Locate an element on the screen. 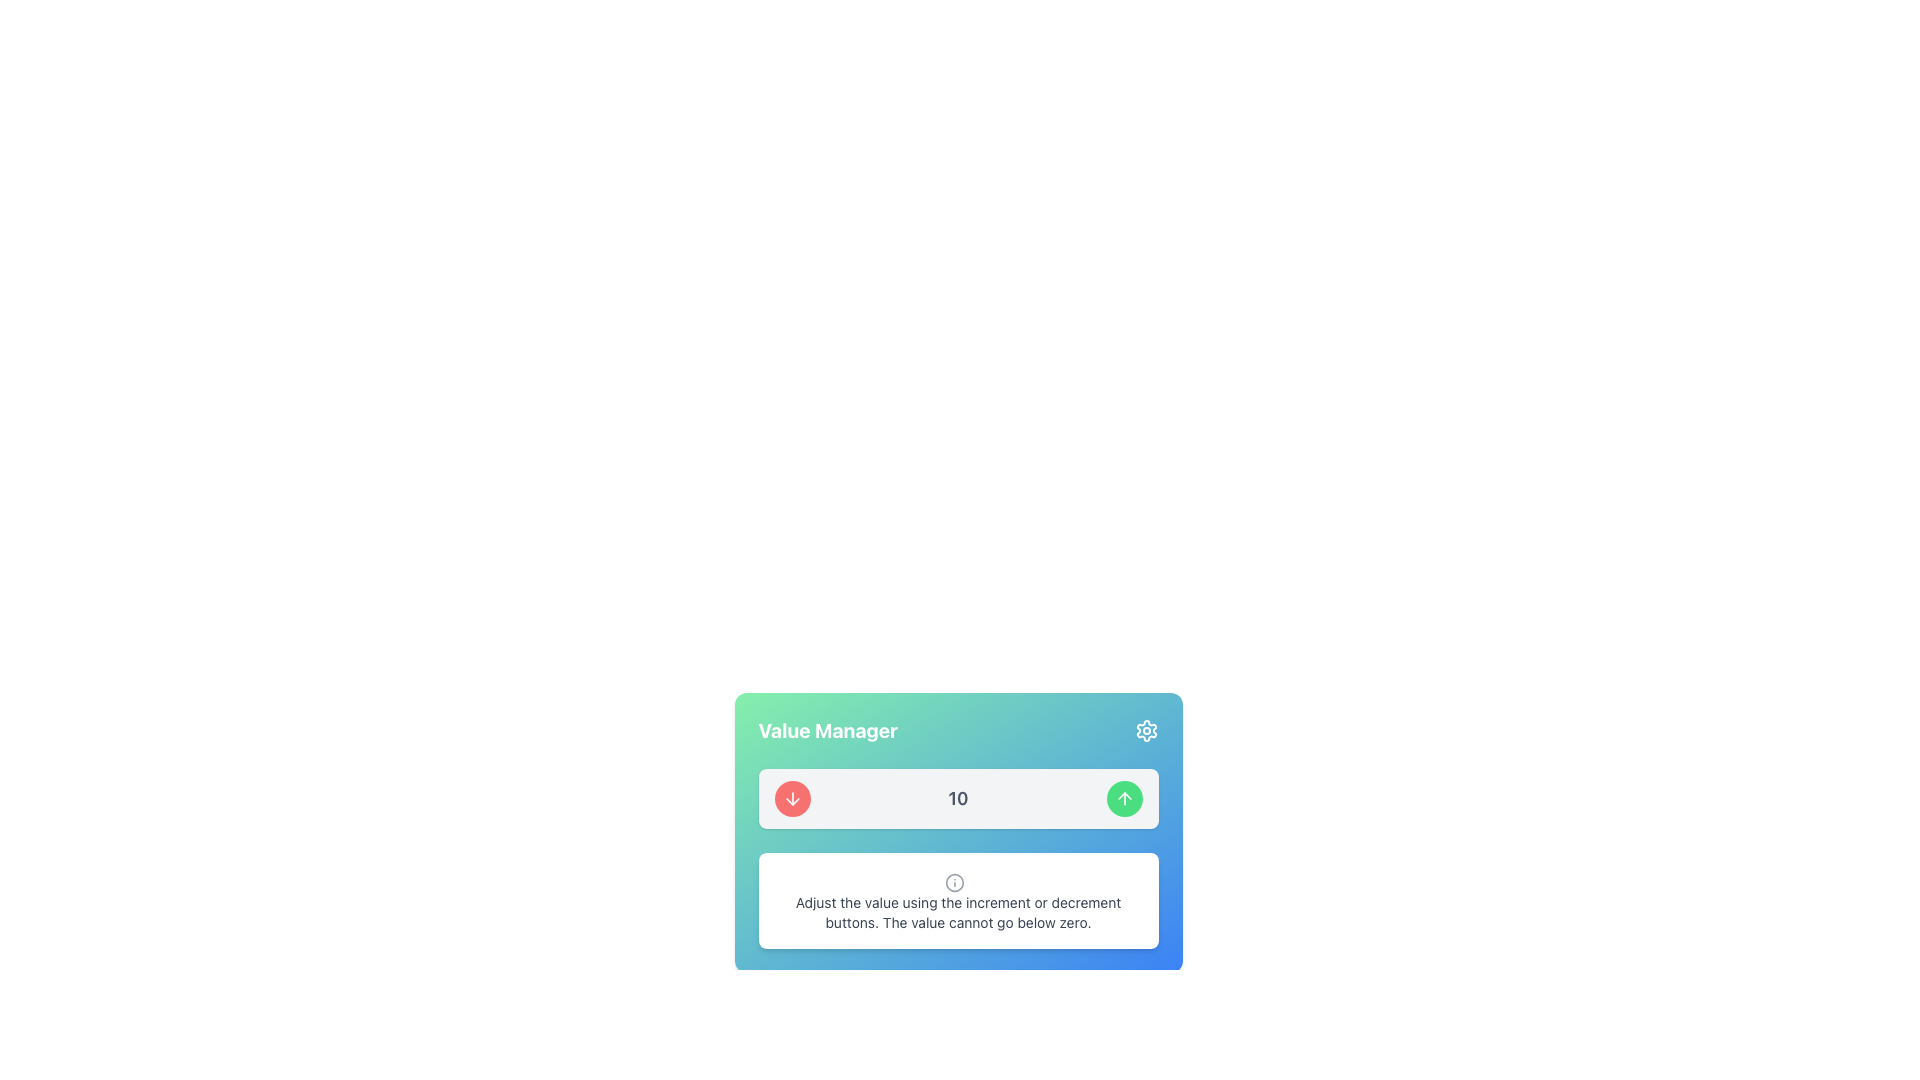 The height and width of the screenshot is (1080, 1920). the settings icon located in the top-right corner of the 'Value Manager' card is located at coordinates (1146, 731).